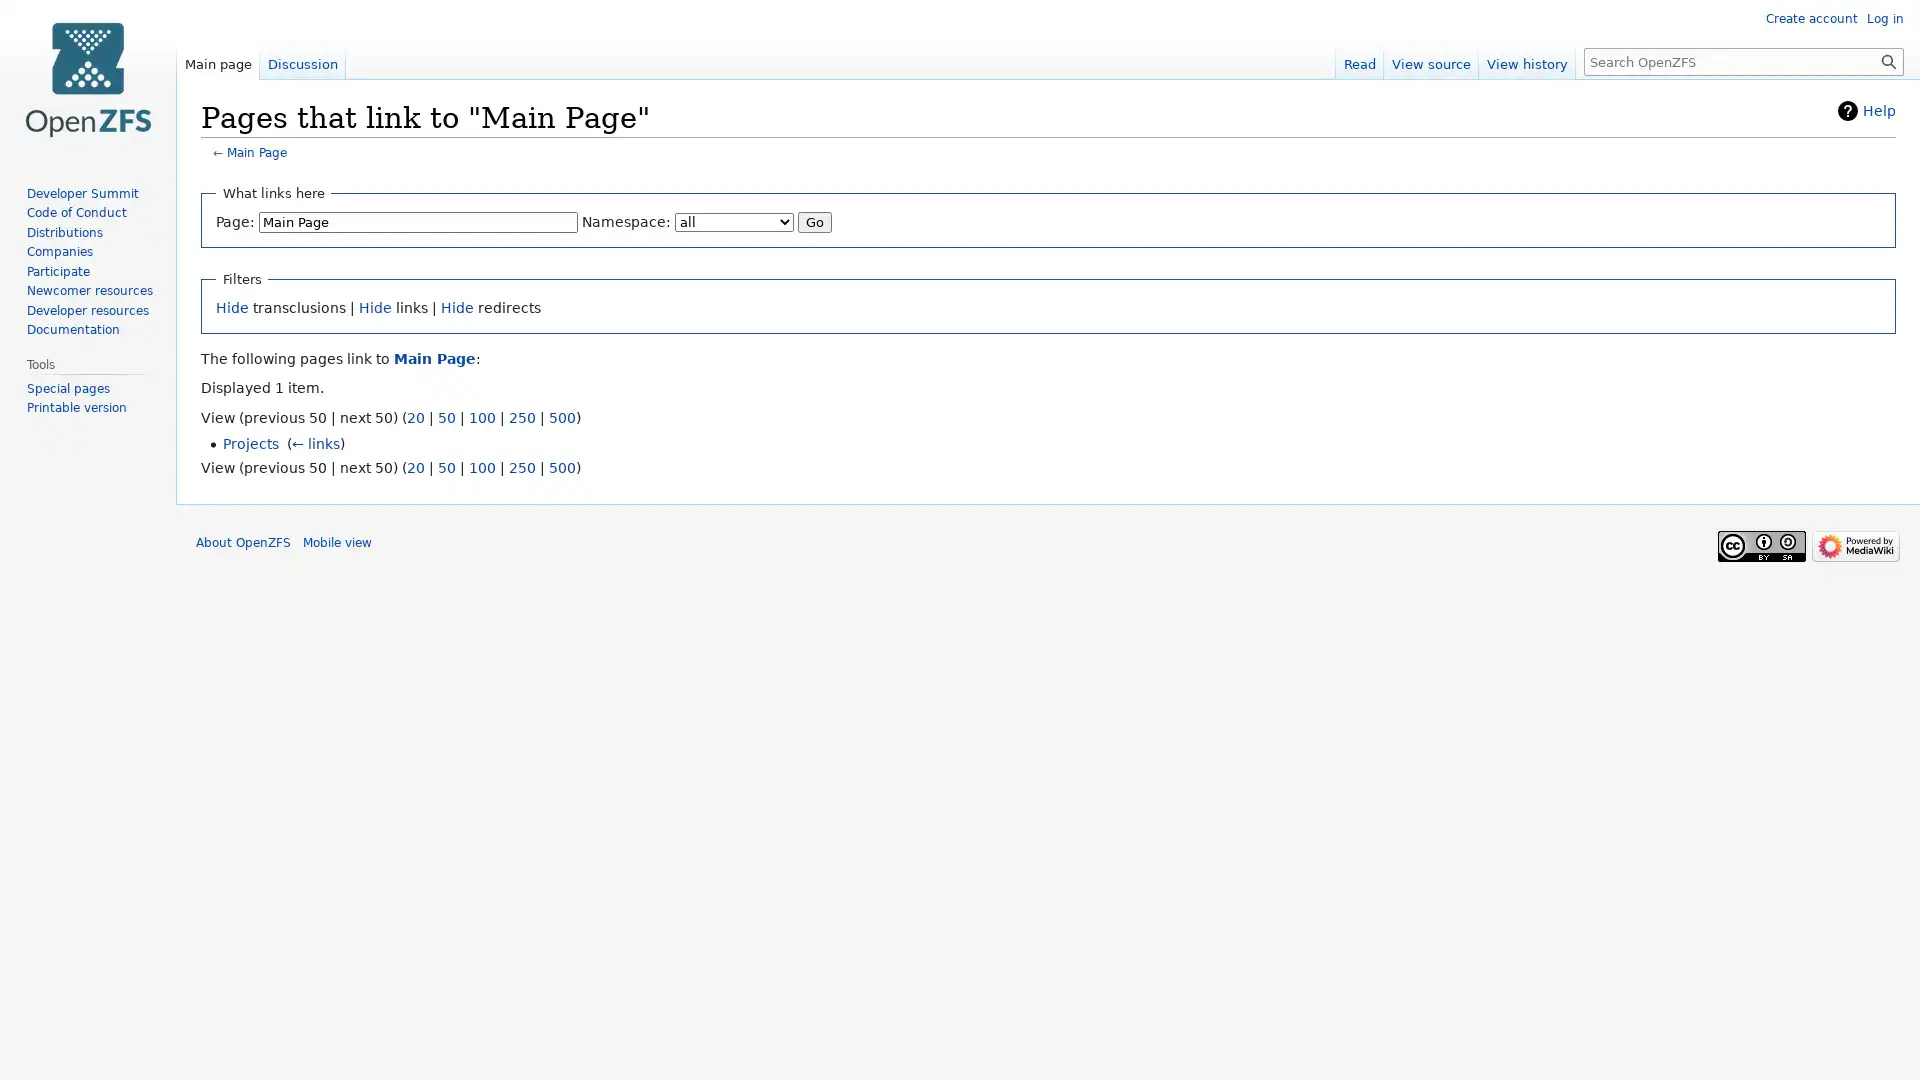 The width and height of the screenshot is (1920, 1080). What do you see at coordinates (1888, 60) in the screenshot?
I see `Search` at bounding box center [1888, 60].